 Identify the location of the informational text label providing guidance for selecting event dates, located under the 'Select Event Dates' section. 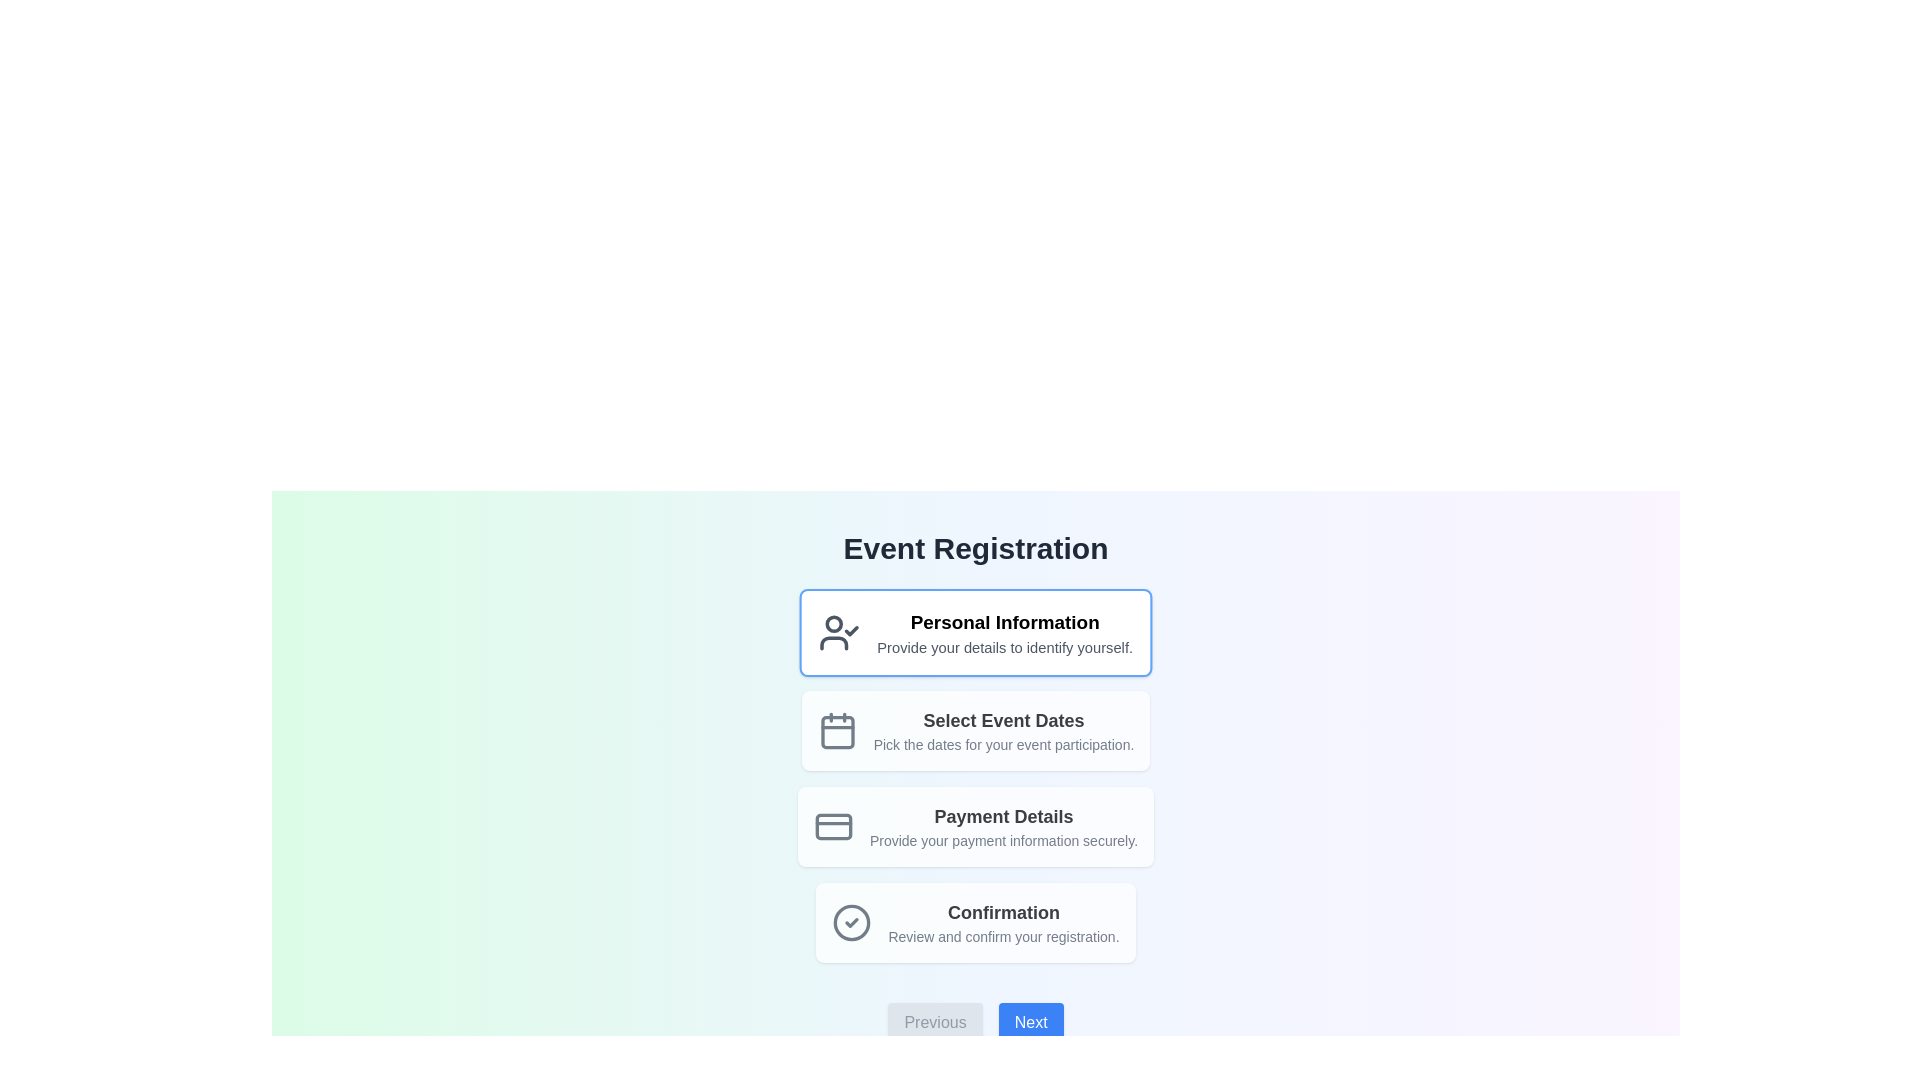
(1003, 744).